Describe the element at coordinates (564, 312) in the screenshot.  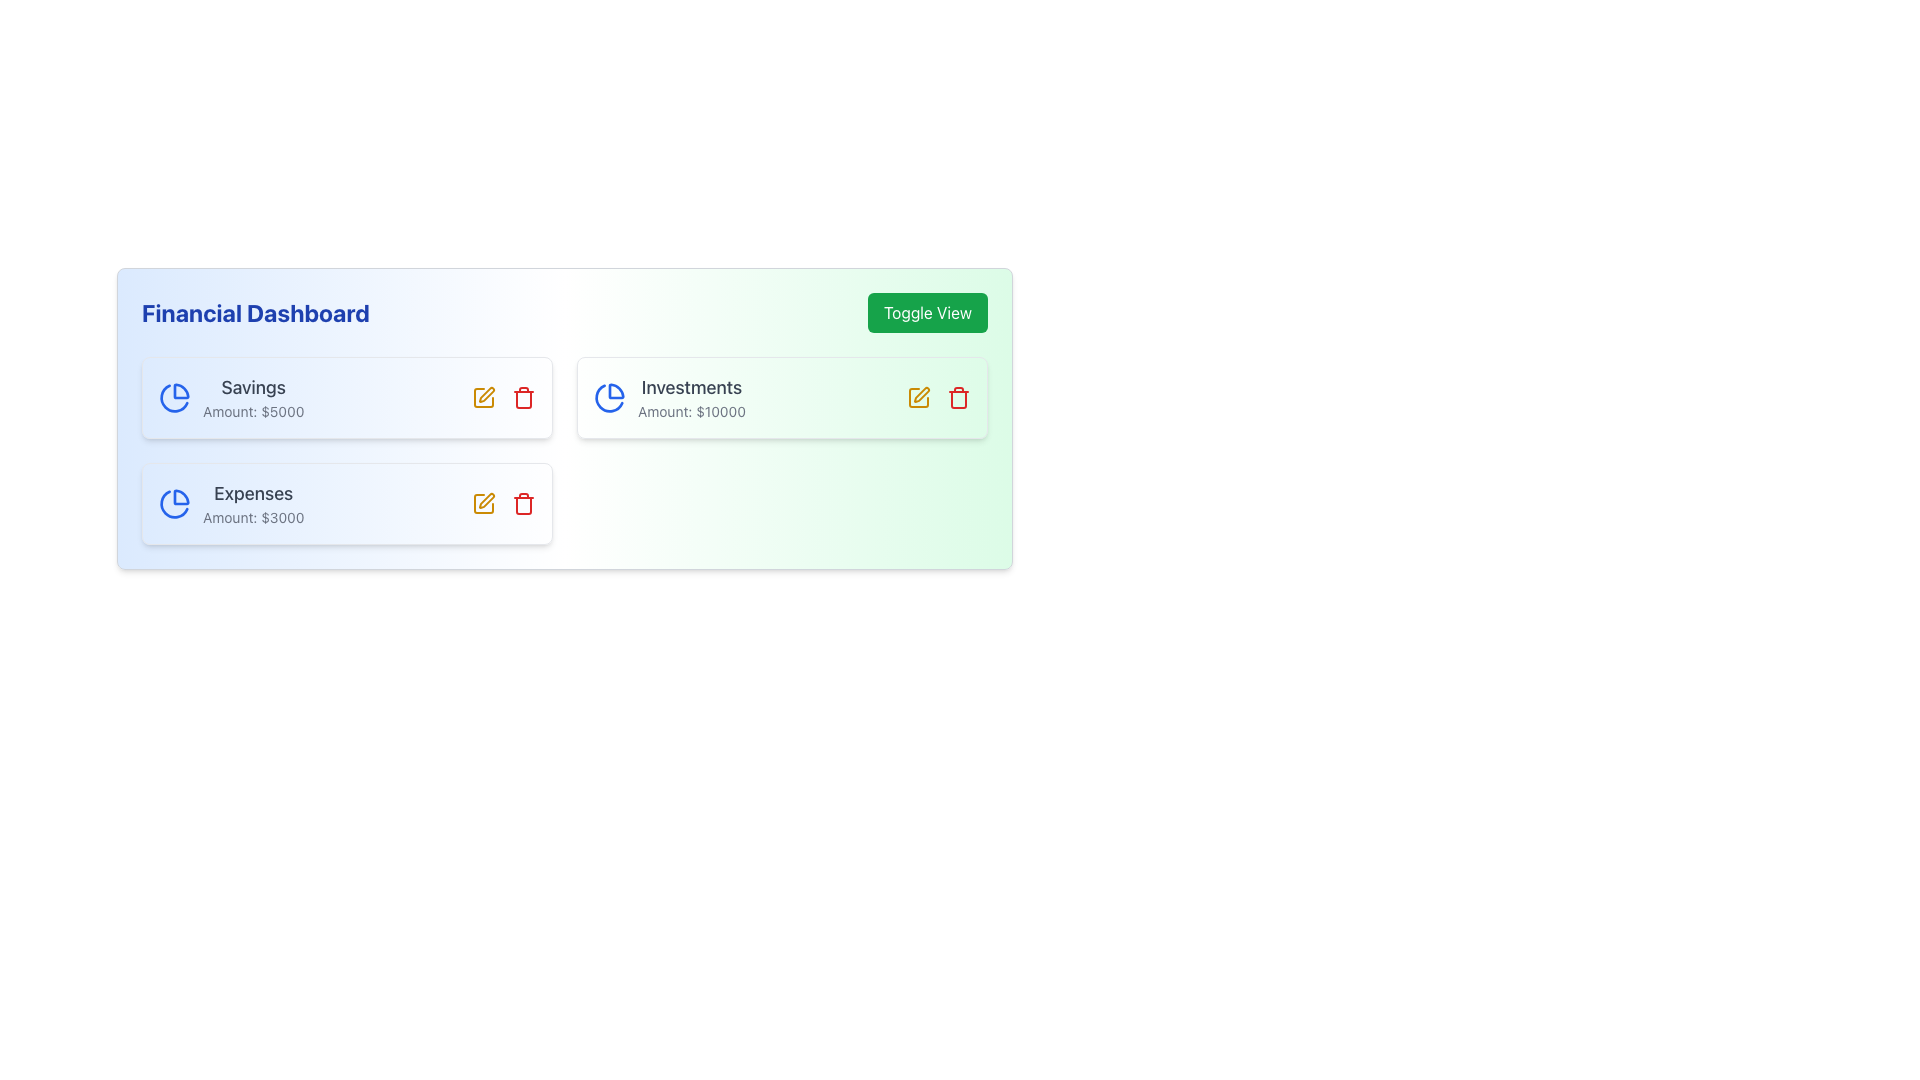
I see `the label 'Financial Dashboard' which is prominently displayed on the left side of the compound component` at that location.